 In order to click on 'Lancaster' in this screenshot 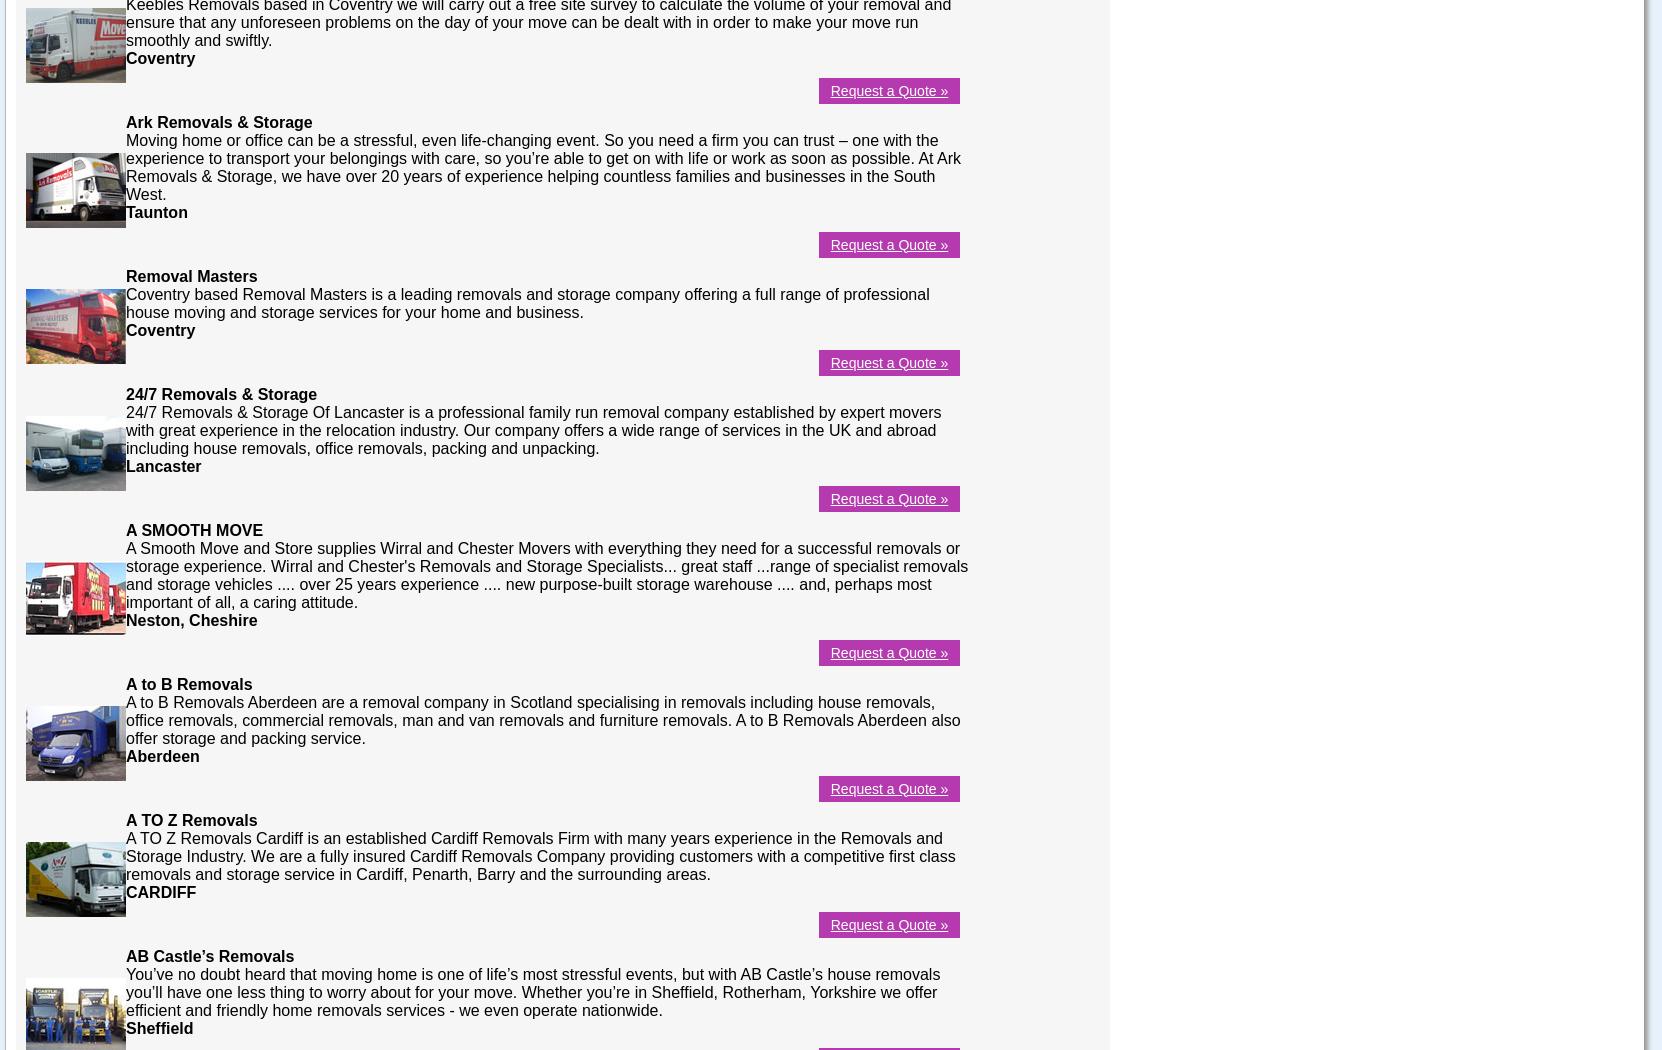, I will do `click(125, 465)`.